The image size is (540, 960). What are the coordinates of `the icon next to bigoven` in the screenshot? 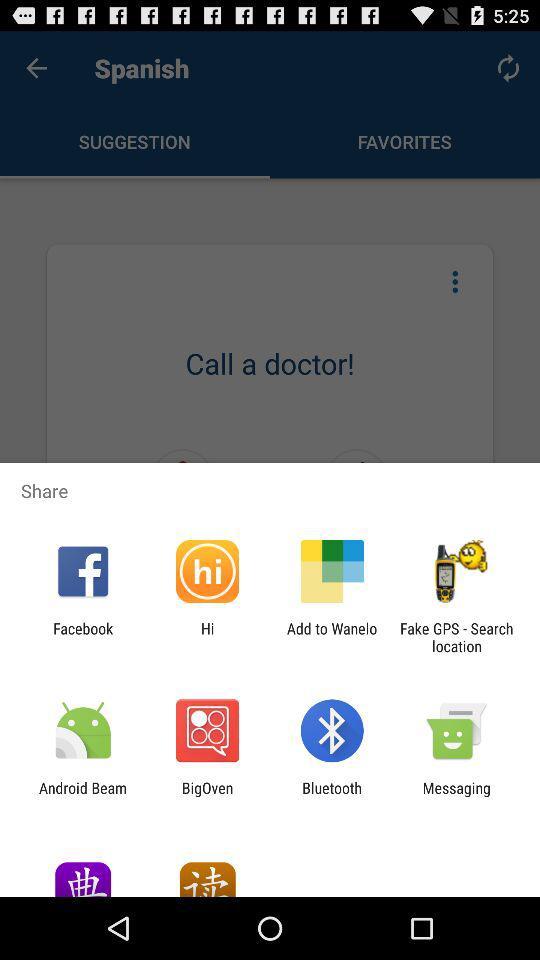 It's located at (82, 796).